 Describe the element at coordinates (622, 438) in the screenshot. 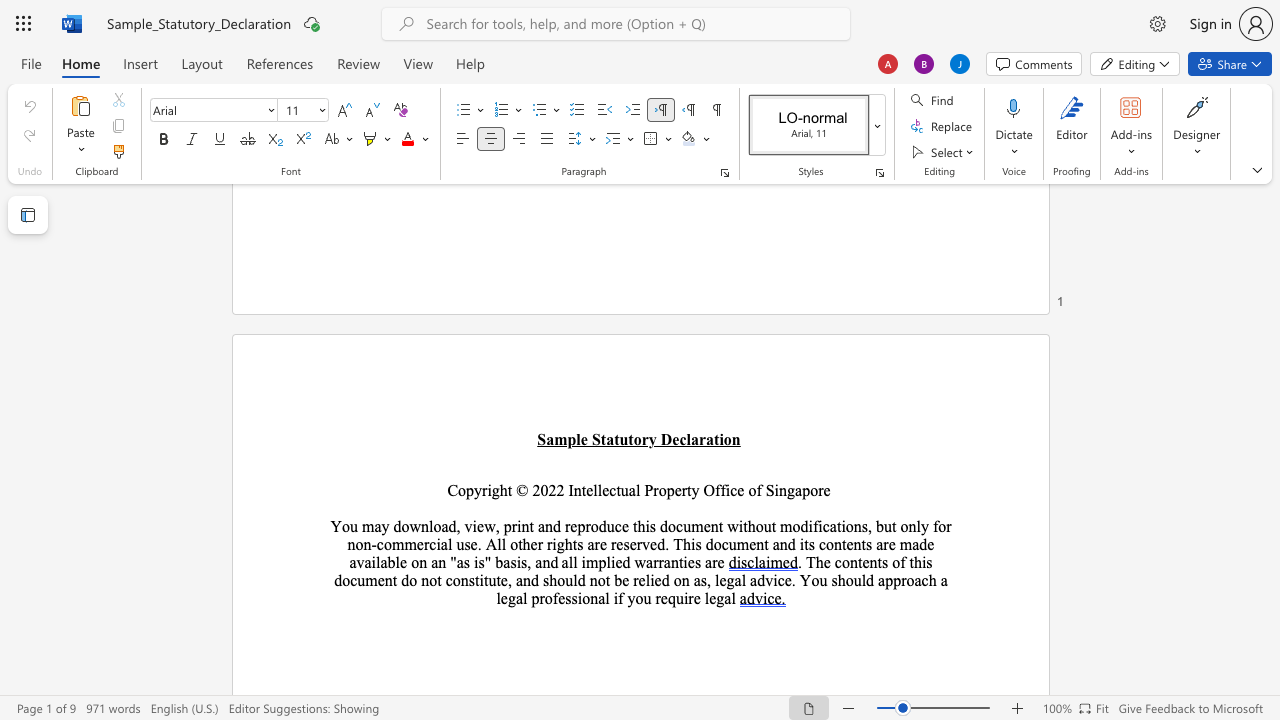

I see `the 1th character "u" in the text` at that location.